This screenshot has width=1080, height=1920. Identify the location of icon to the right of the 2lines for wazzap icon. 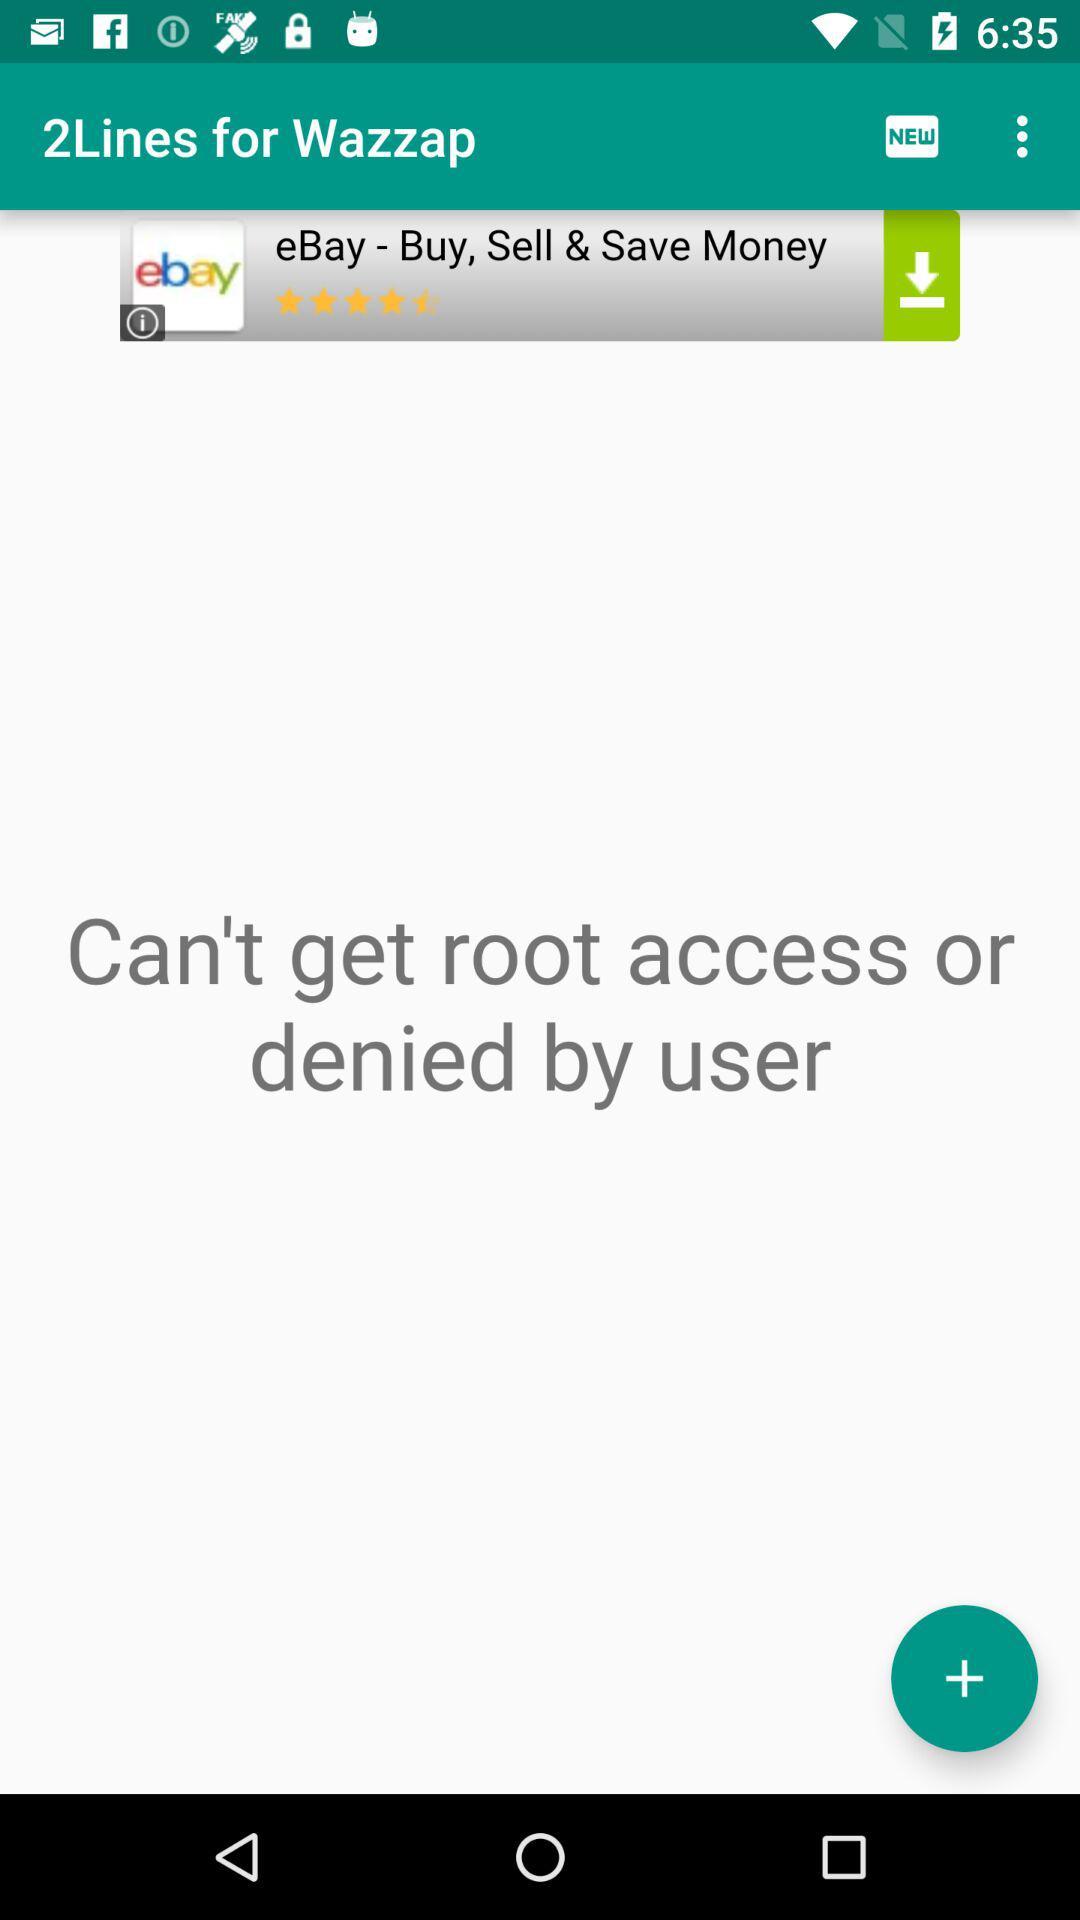
(911, 135).